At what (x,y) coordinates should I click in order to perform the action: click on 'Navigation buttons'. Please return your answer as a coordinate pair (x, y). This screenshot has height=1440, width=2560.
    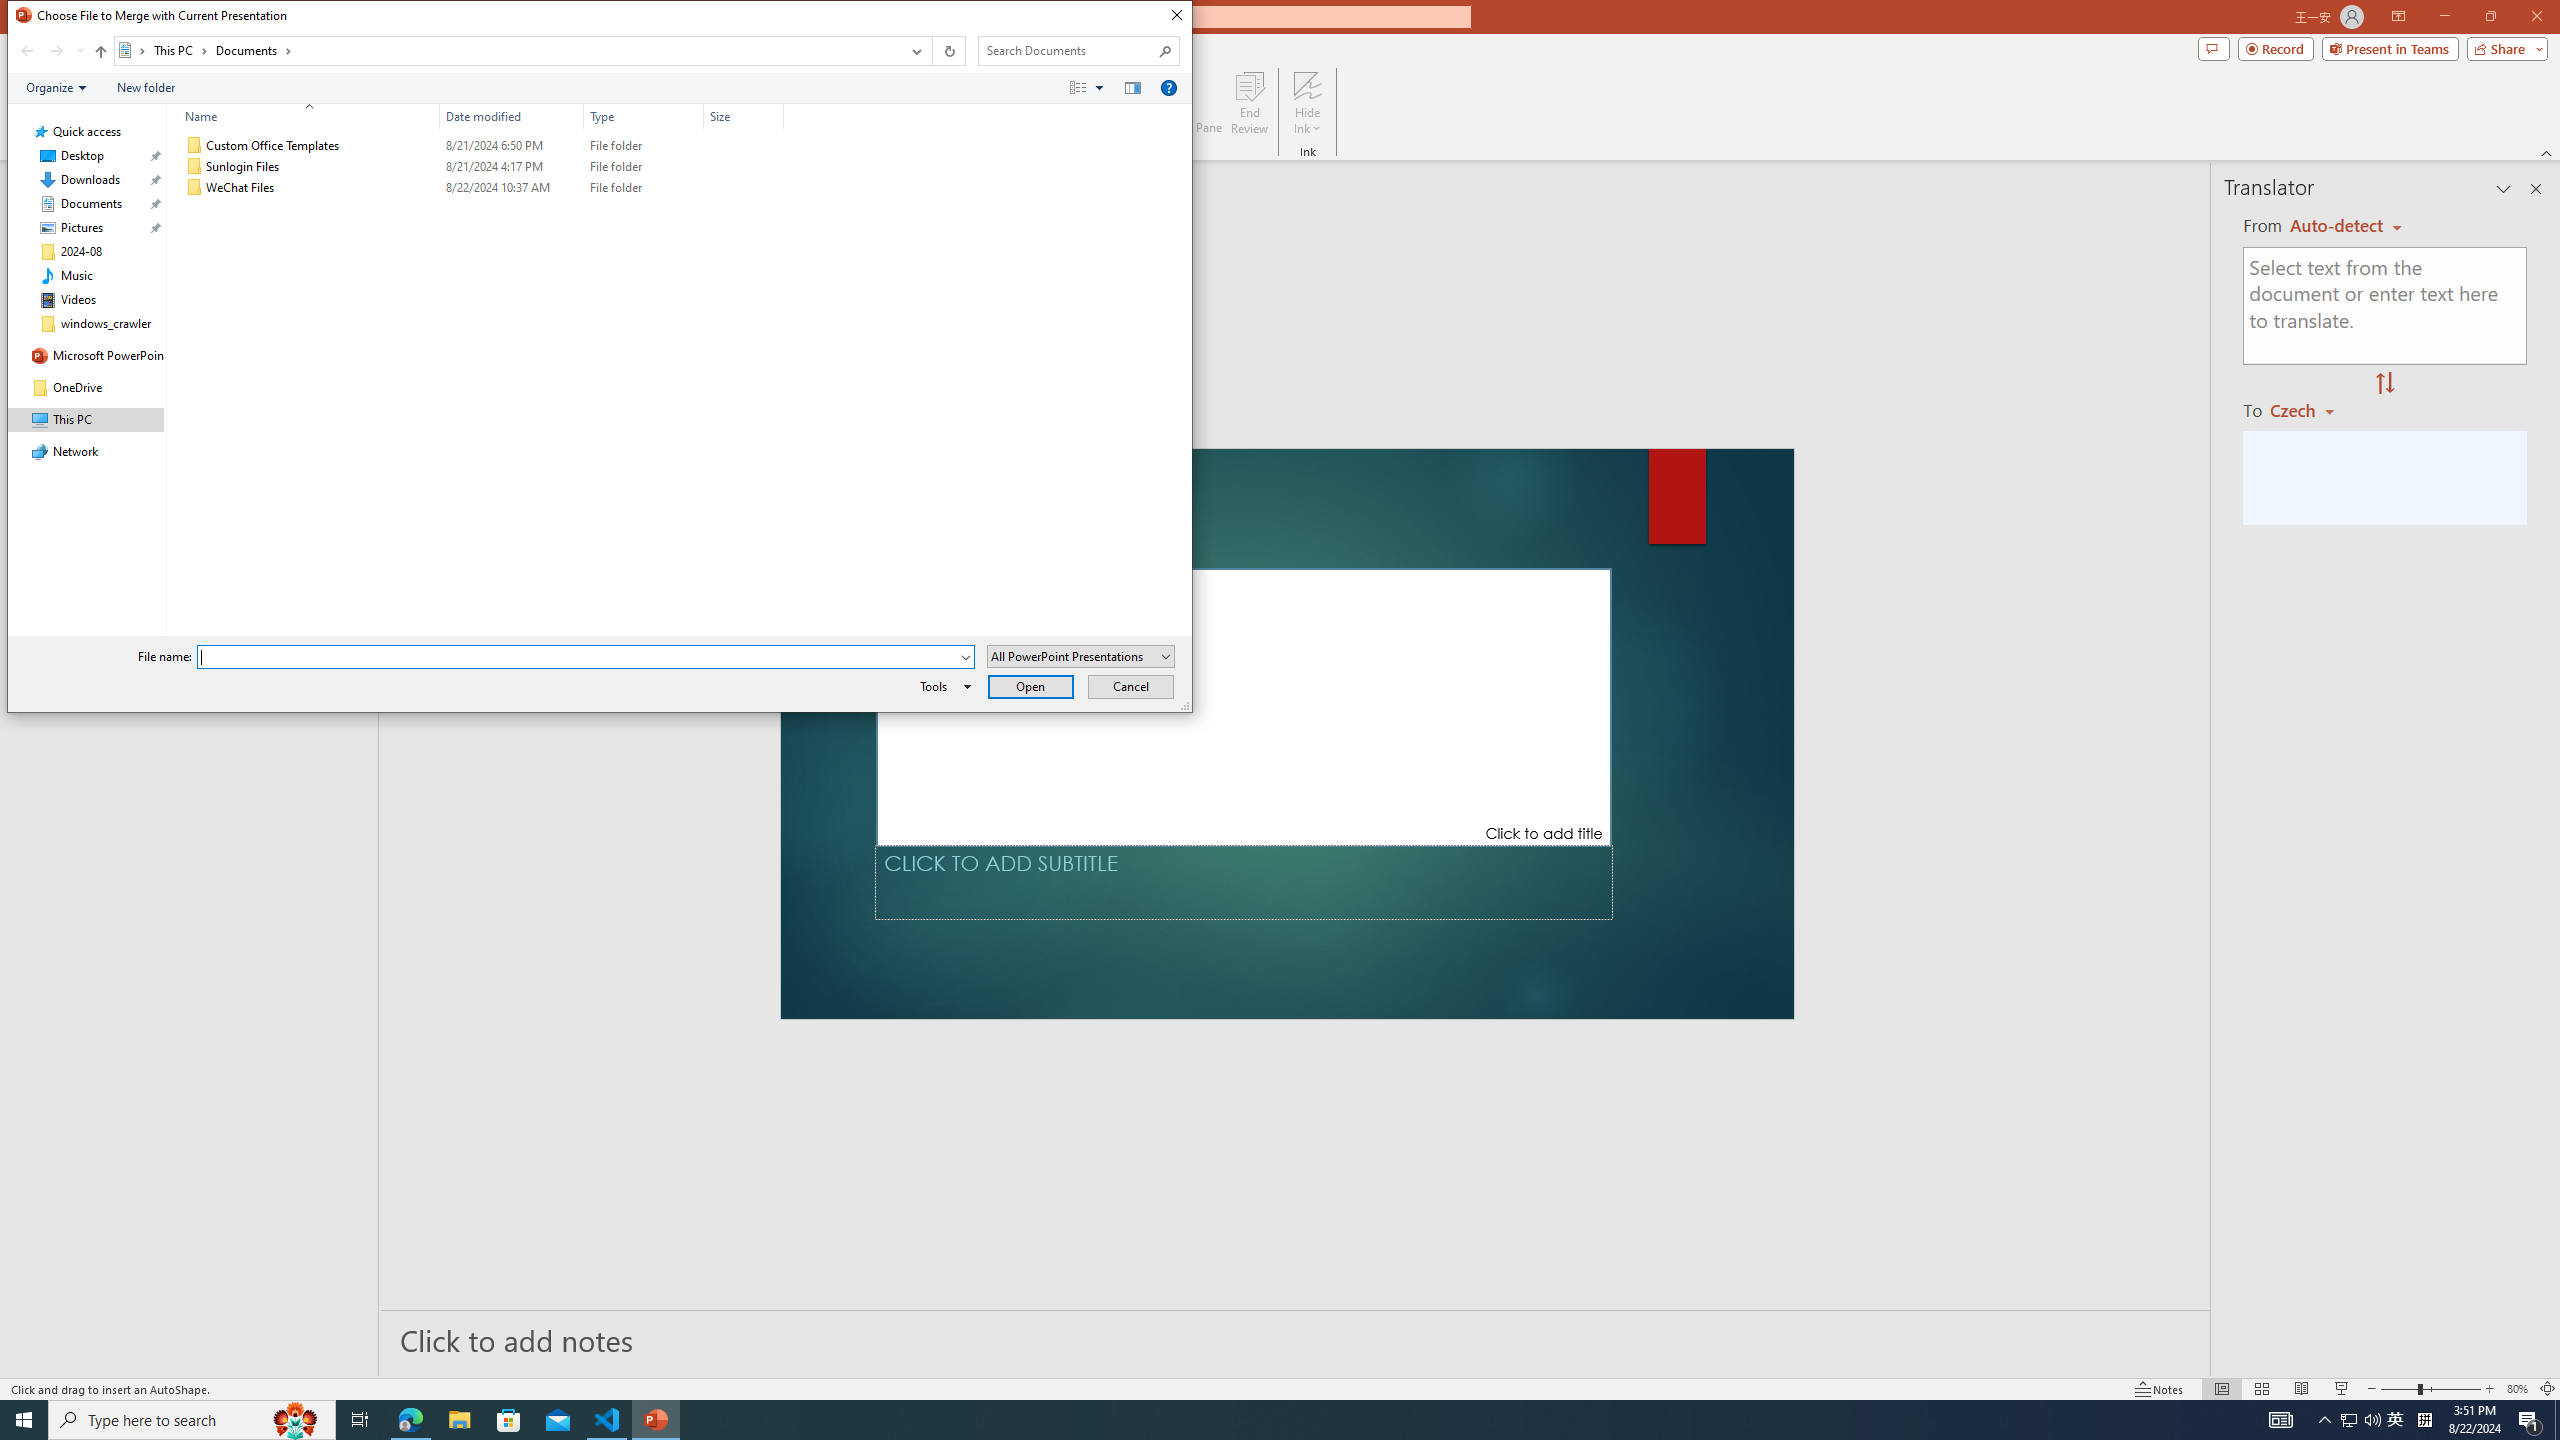
    Looking at the image, I should click on (50, 50).